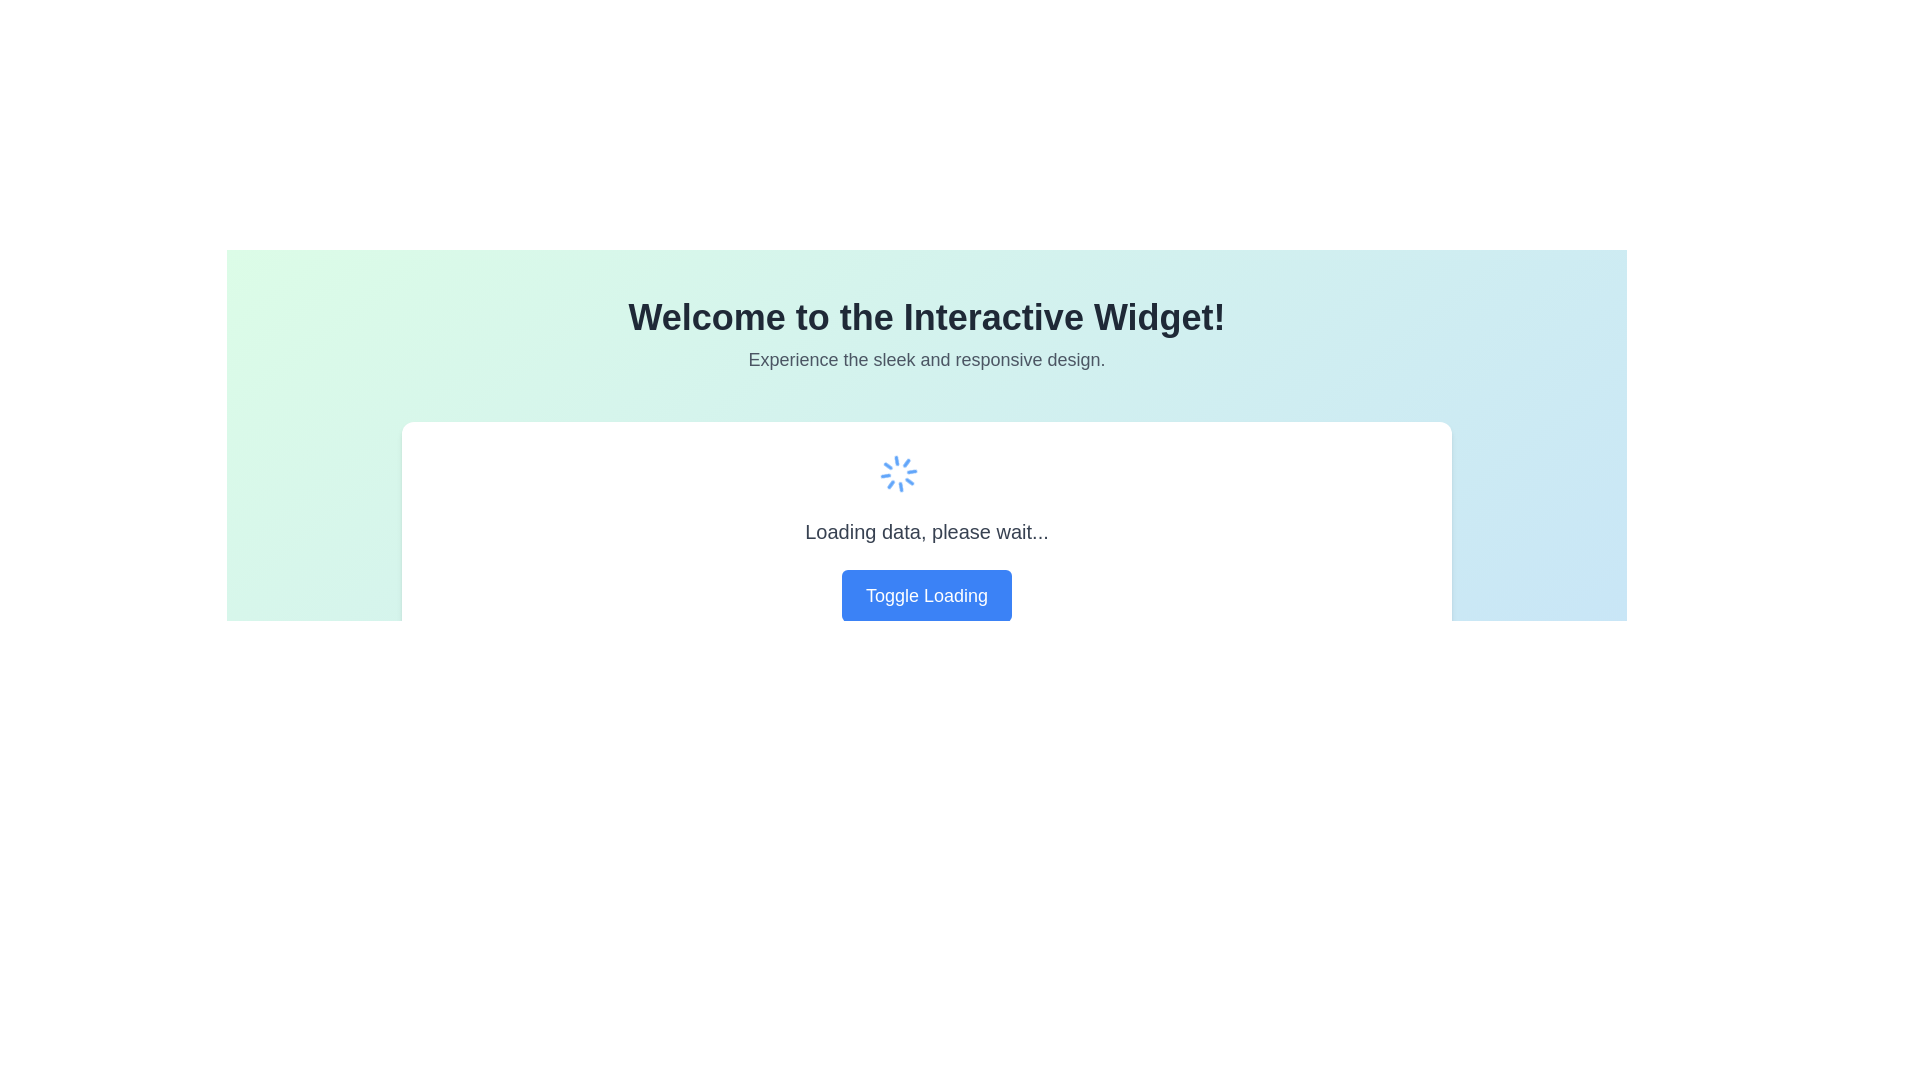 Image resolution: width=1920 pixels, height=1080 pixels. Describe the element at coordinates (925, 358) in the screenshot. I see `the static text element reading 'Experience the sleek and responsive design.' which is located below the heading 'Welcome to the Interactive Widget!'` at that location.